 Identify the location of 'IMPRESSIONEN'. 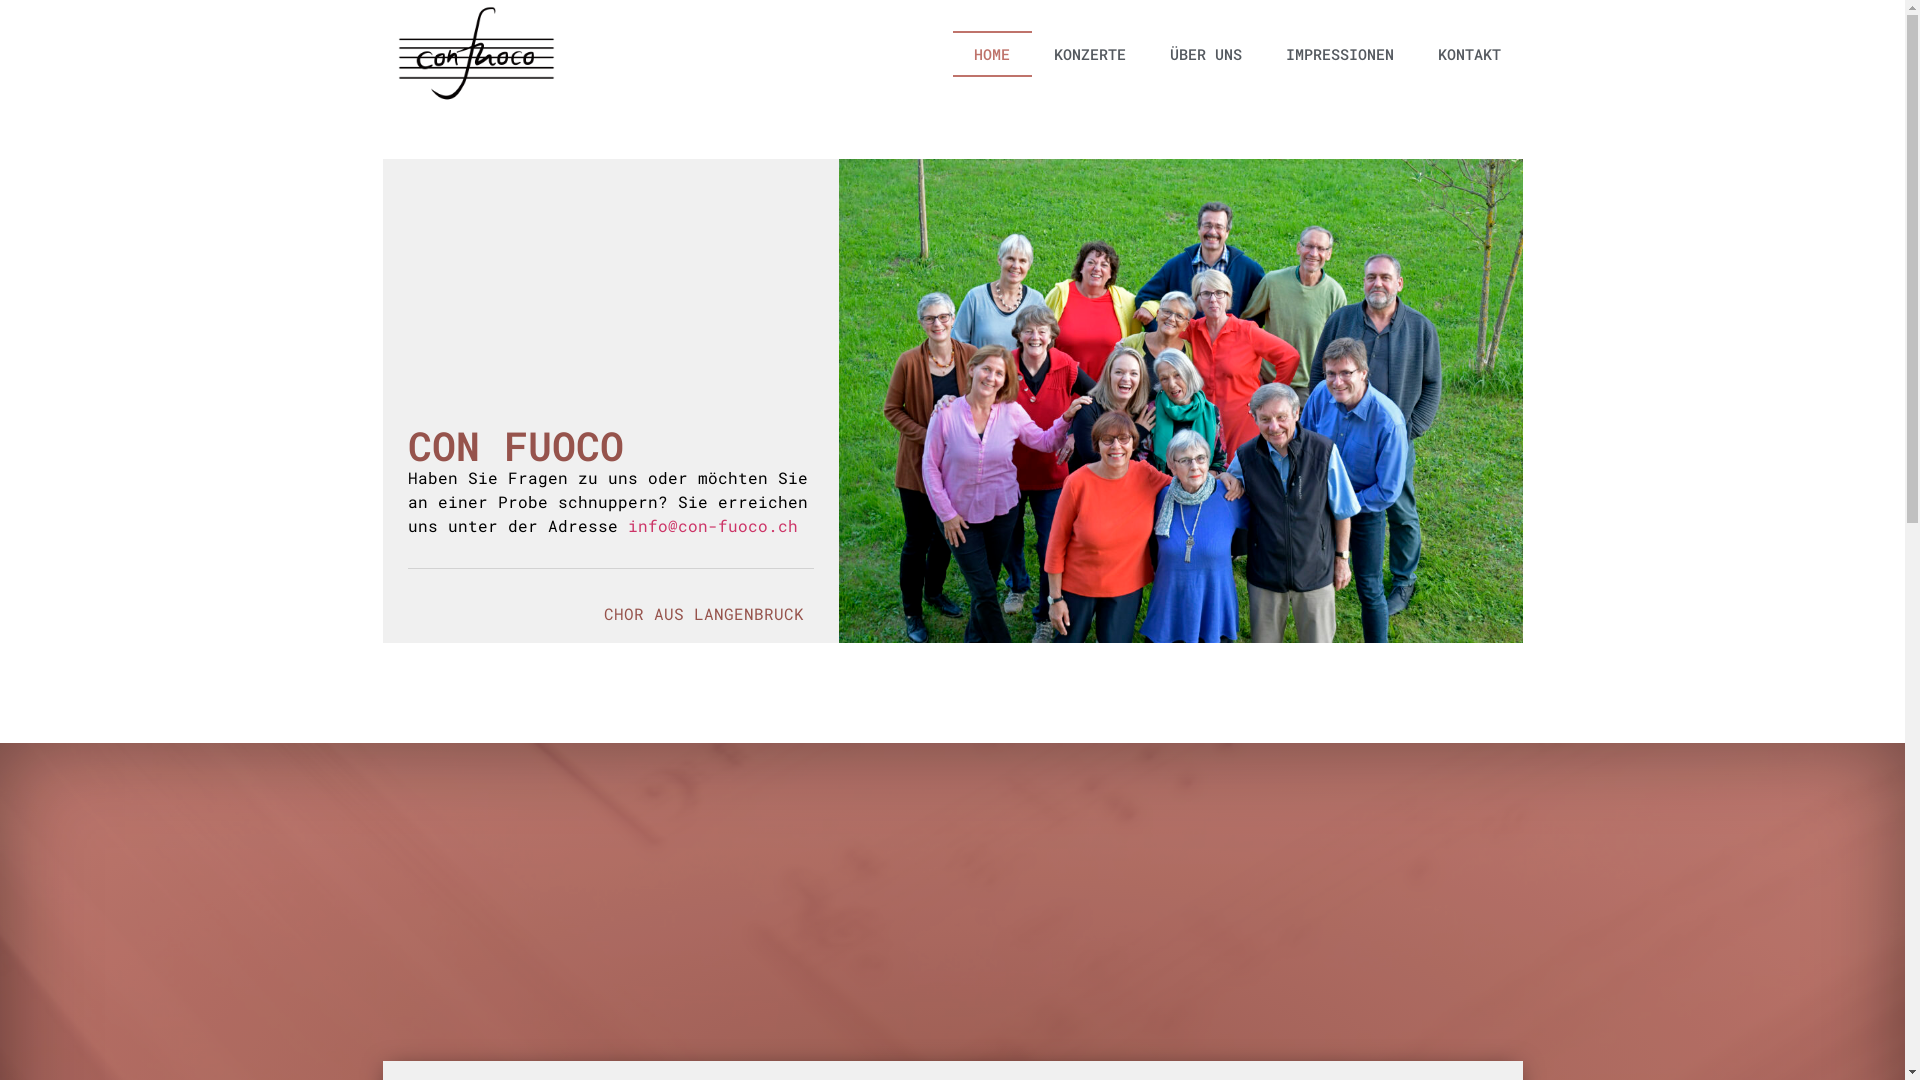
(1262, 53).